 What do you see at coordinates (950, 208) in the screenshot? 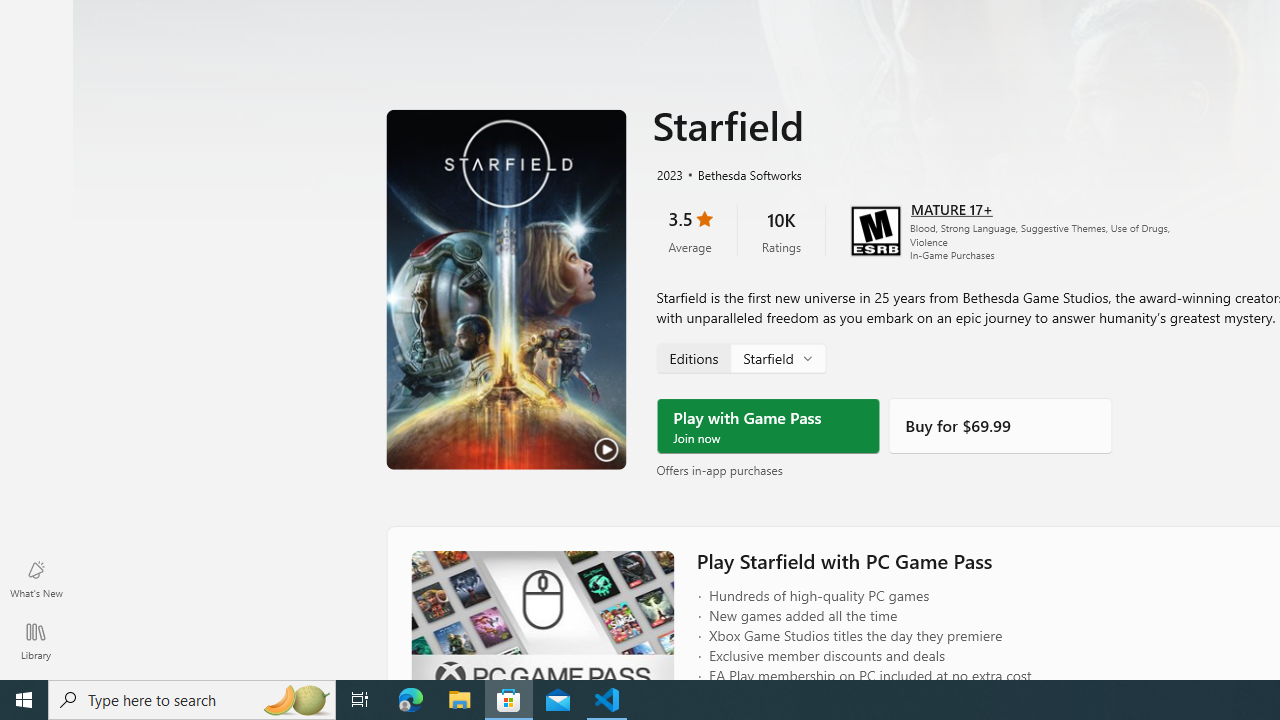
I see `'Age rating: MATURE 17+. Click for more information.'` at bounding box center [950, 208].